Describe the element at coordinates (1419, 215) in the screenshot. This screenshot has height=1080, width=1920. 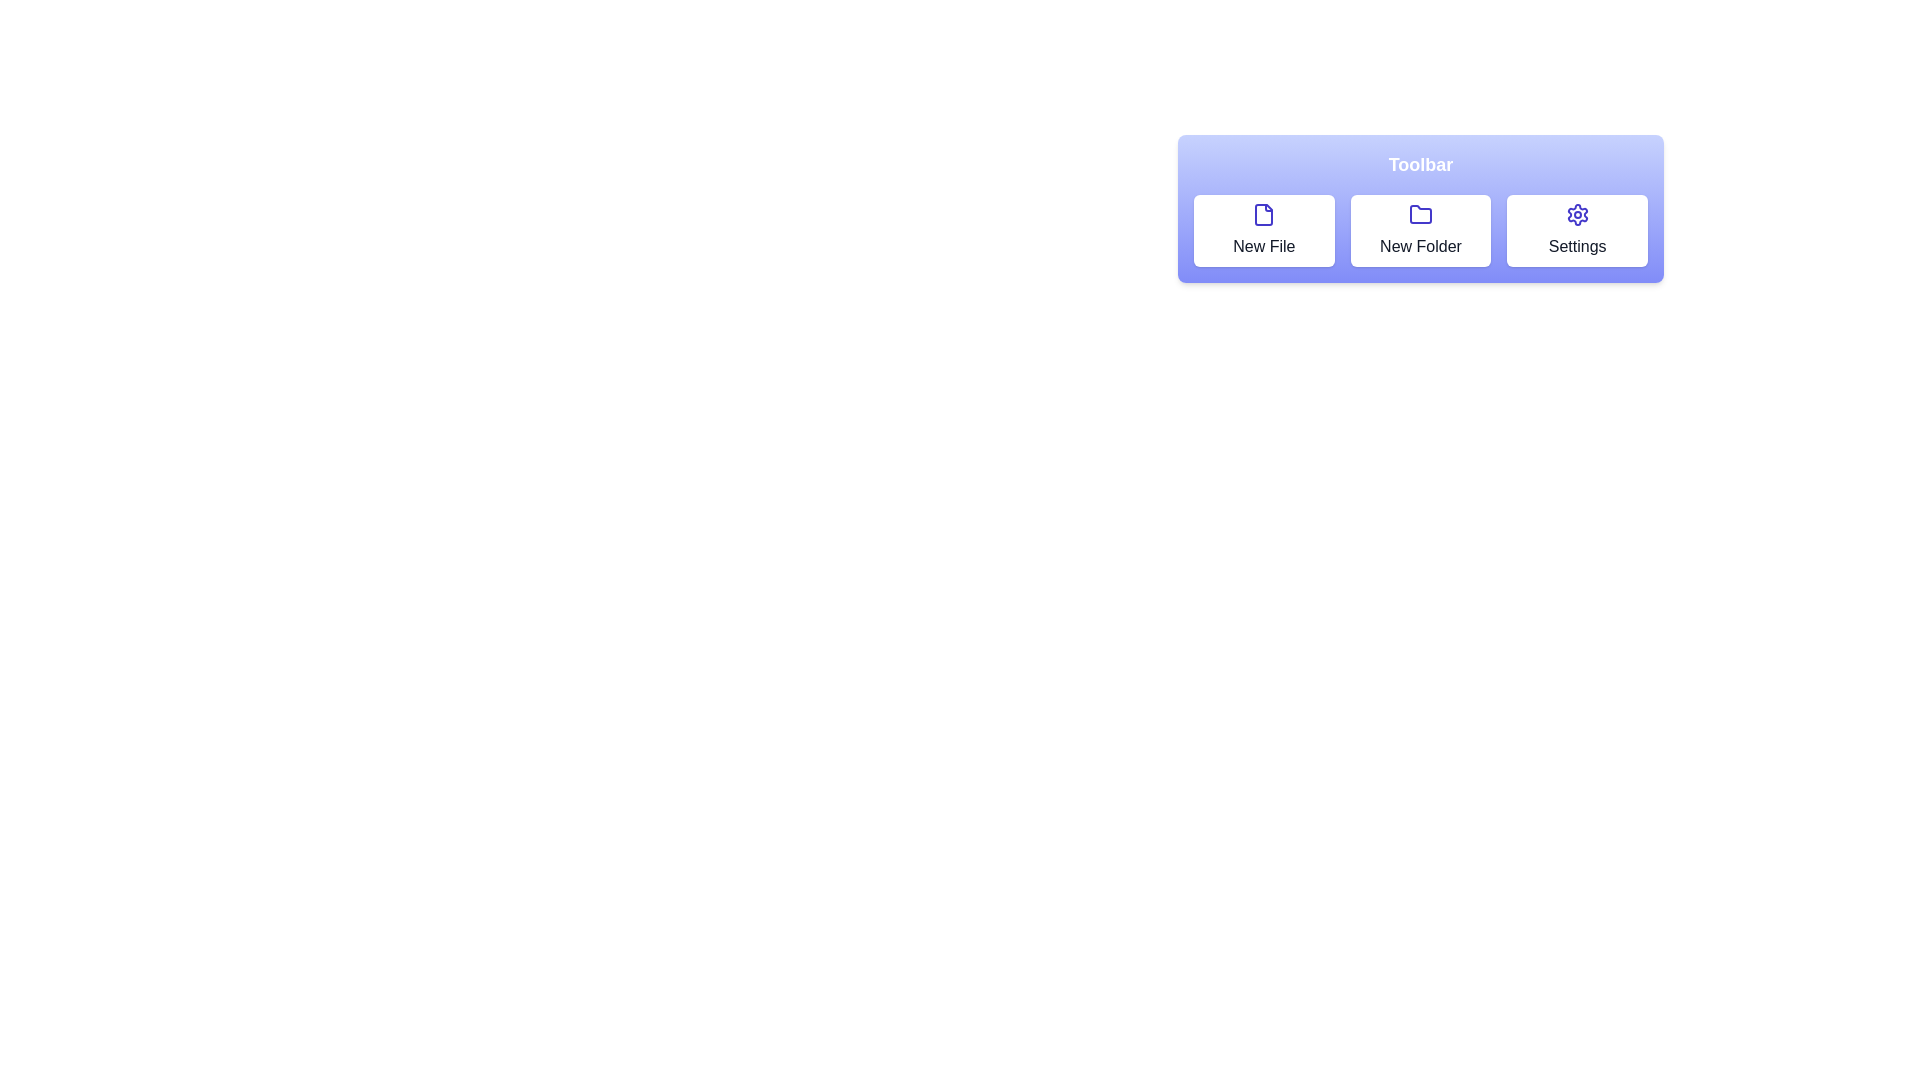
I see `the folder management icon located in the toolbar to invoke folder-related actions` at that location.